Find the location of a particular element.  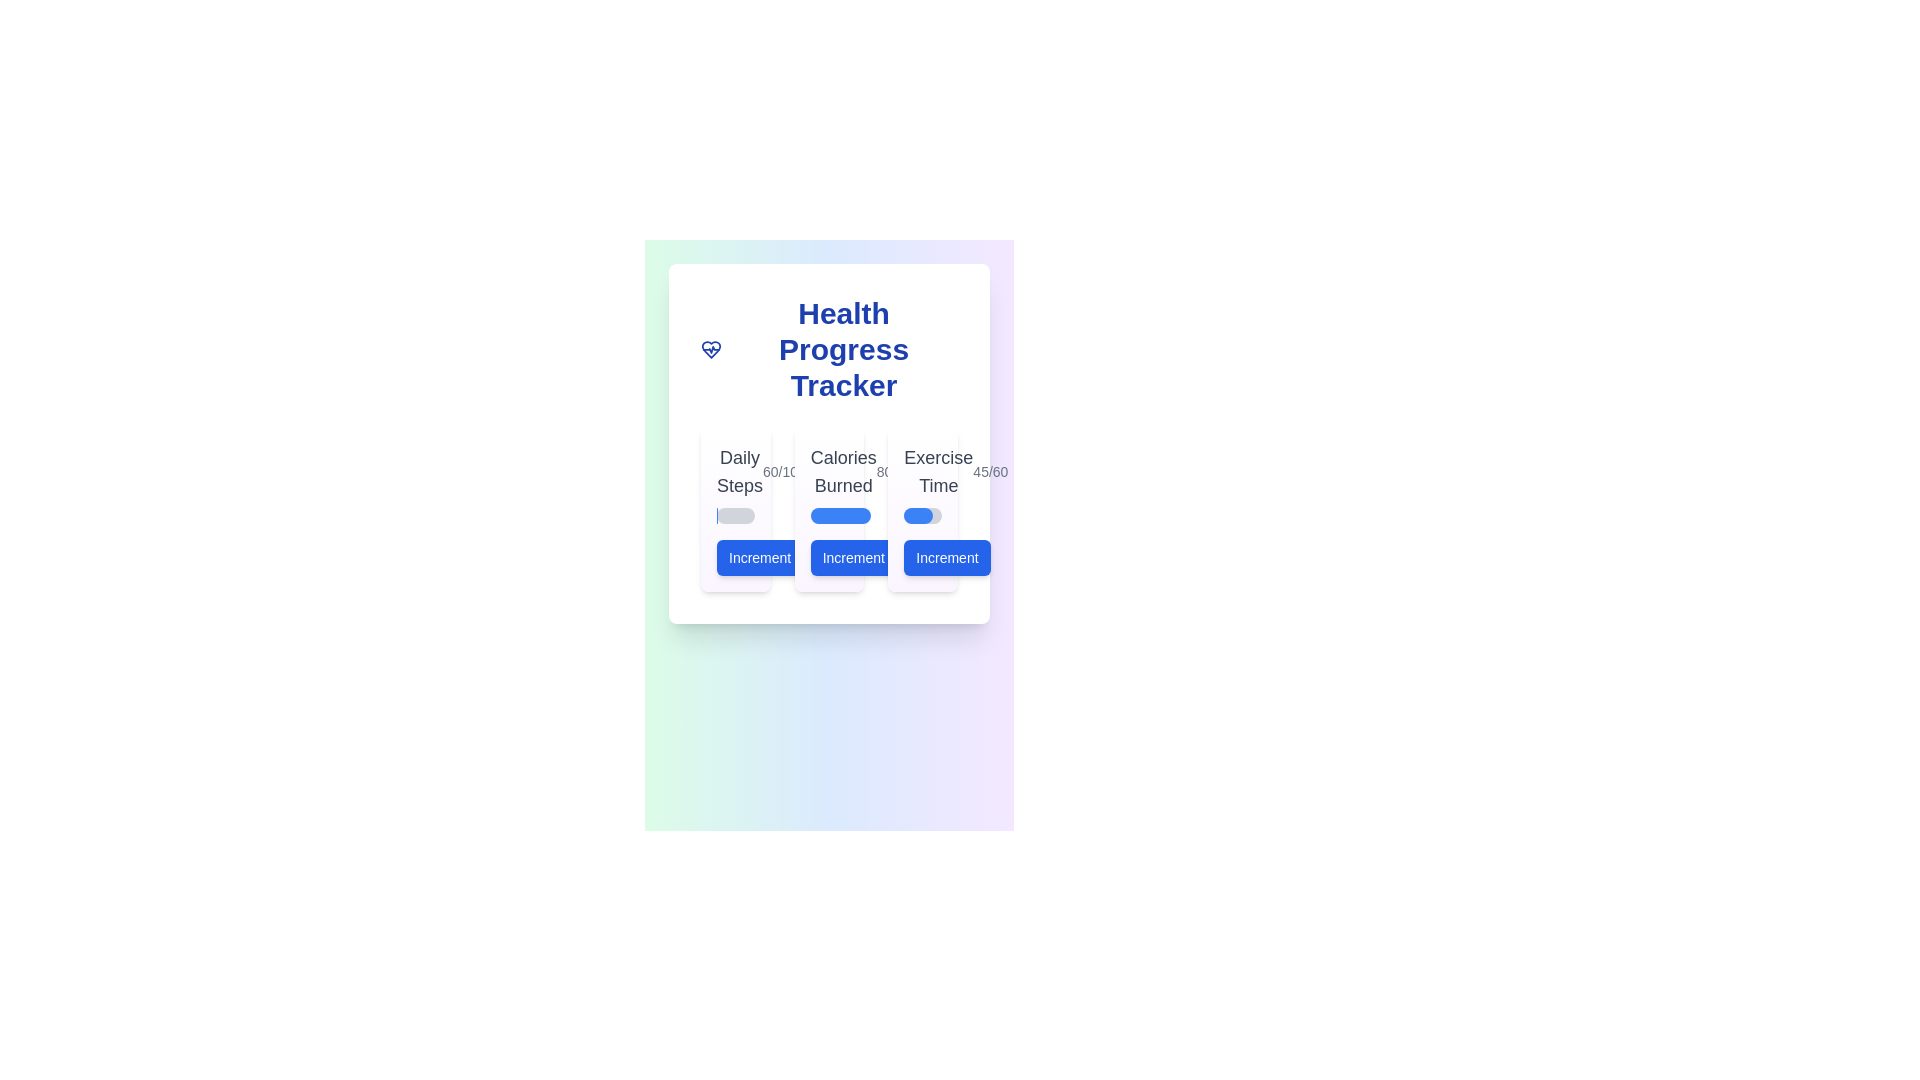

the increment button located in the 'Daily Steps' section, positioned below the progress bar, to increase the step count is located at coordinates (734, 558).